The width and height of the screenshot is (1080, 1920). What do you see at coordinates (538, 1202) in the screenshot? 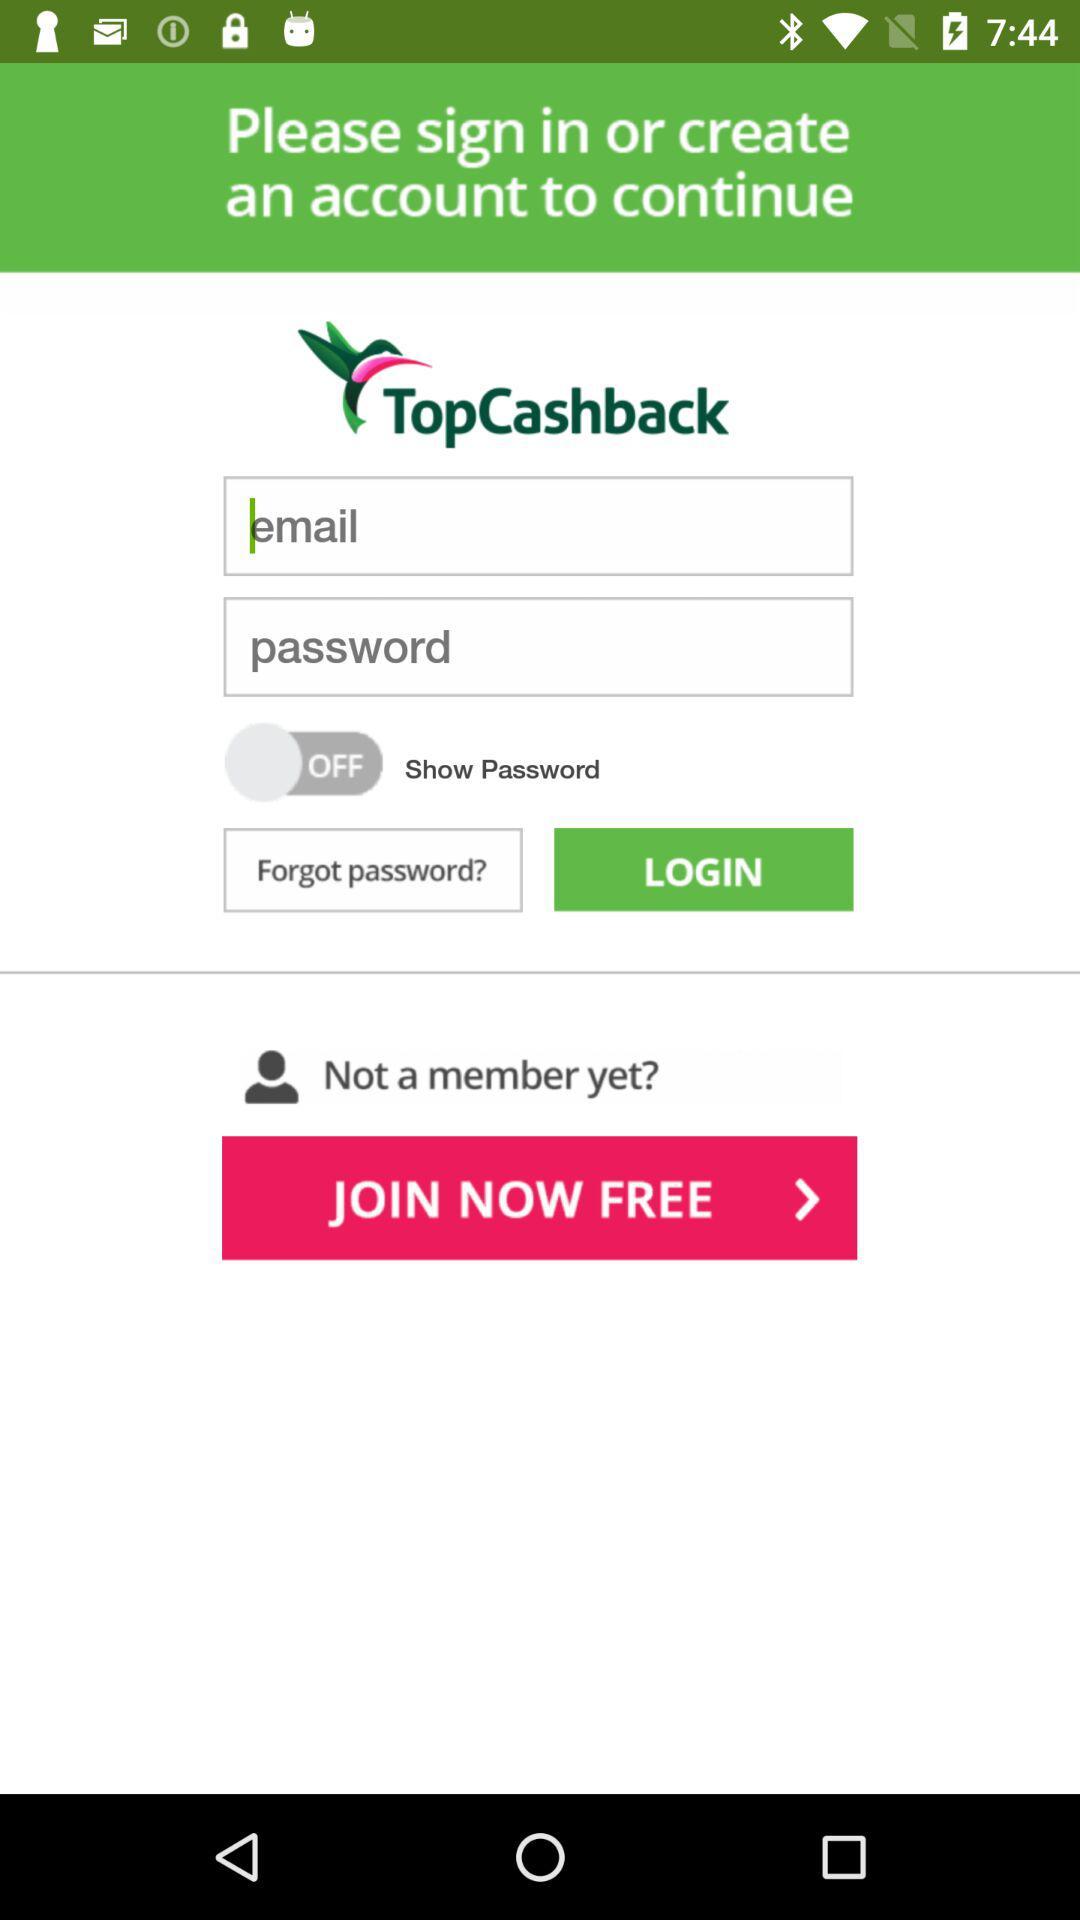
I see `join the website` at bounding box center [538, 1202].